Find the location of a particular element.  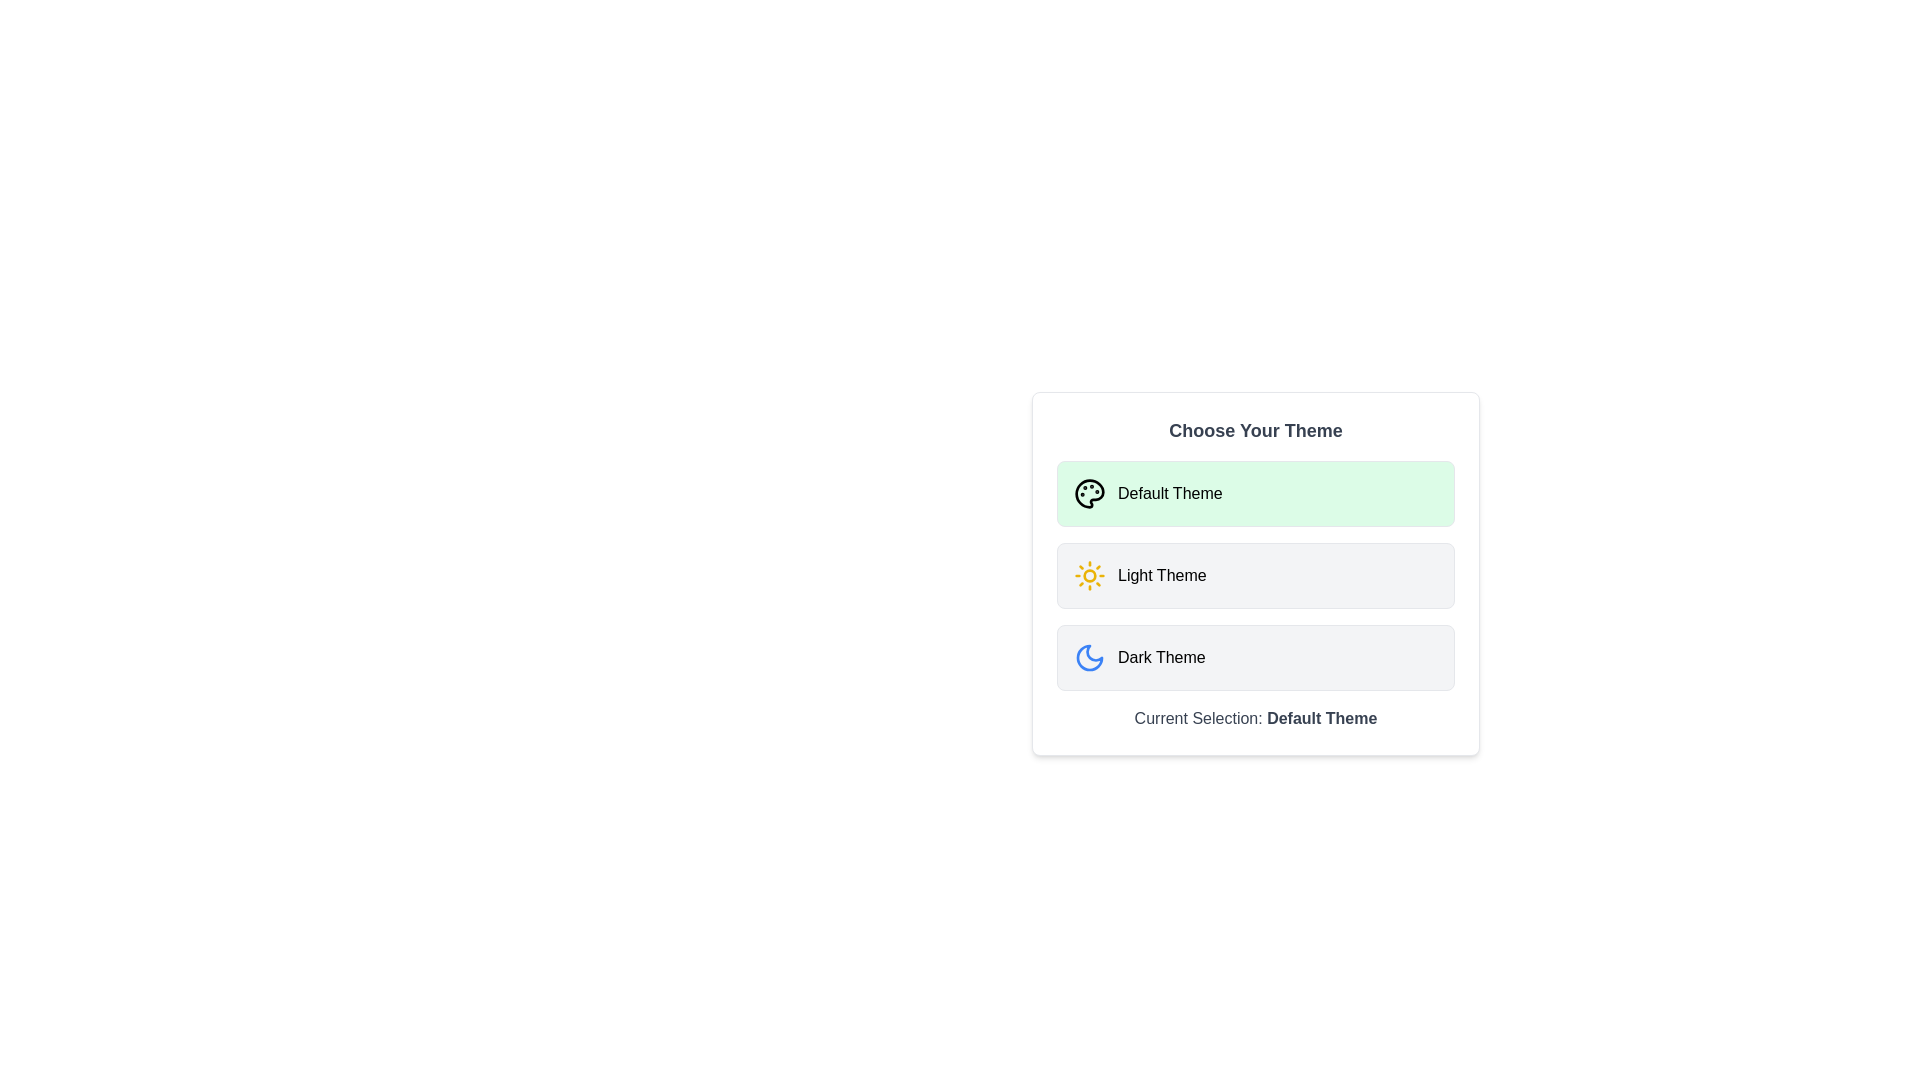

the theme by clicking on the button corresponding to Dark is located at coordinates (1255, 658).